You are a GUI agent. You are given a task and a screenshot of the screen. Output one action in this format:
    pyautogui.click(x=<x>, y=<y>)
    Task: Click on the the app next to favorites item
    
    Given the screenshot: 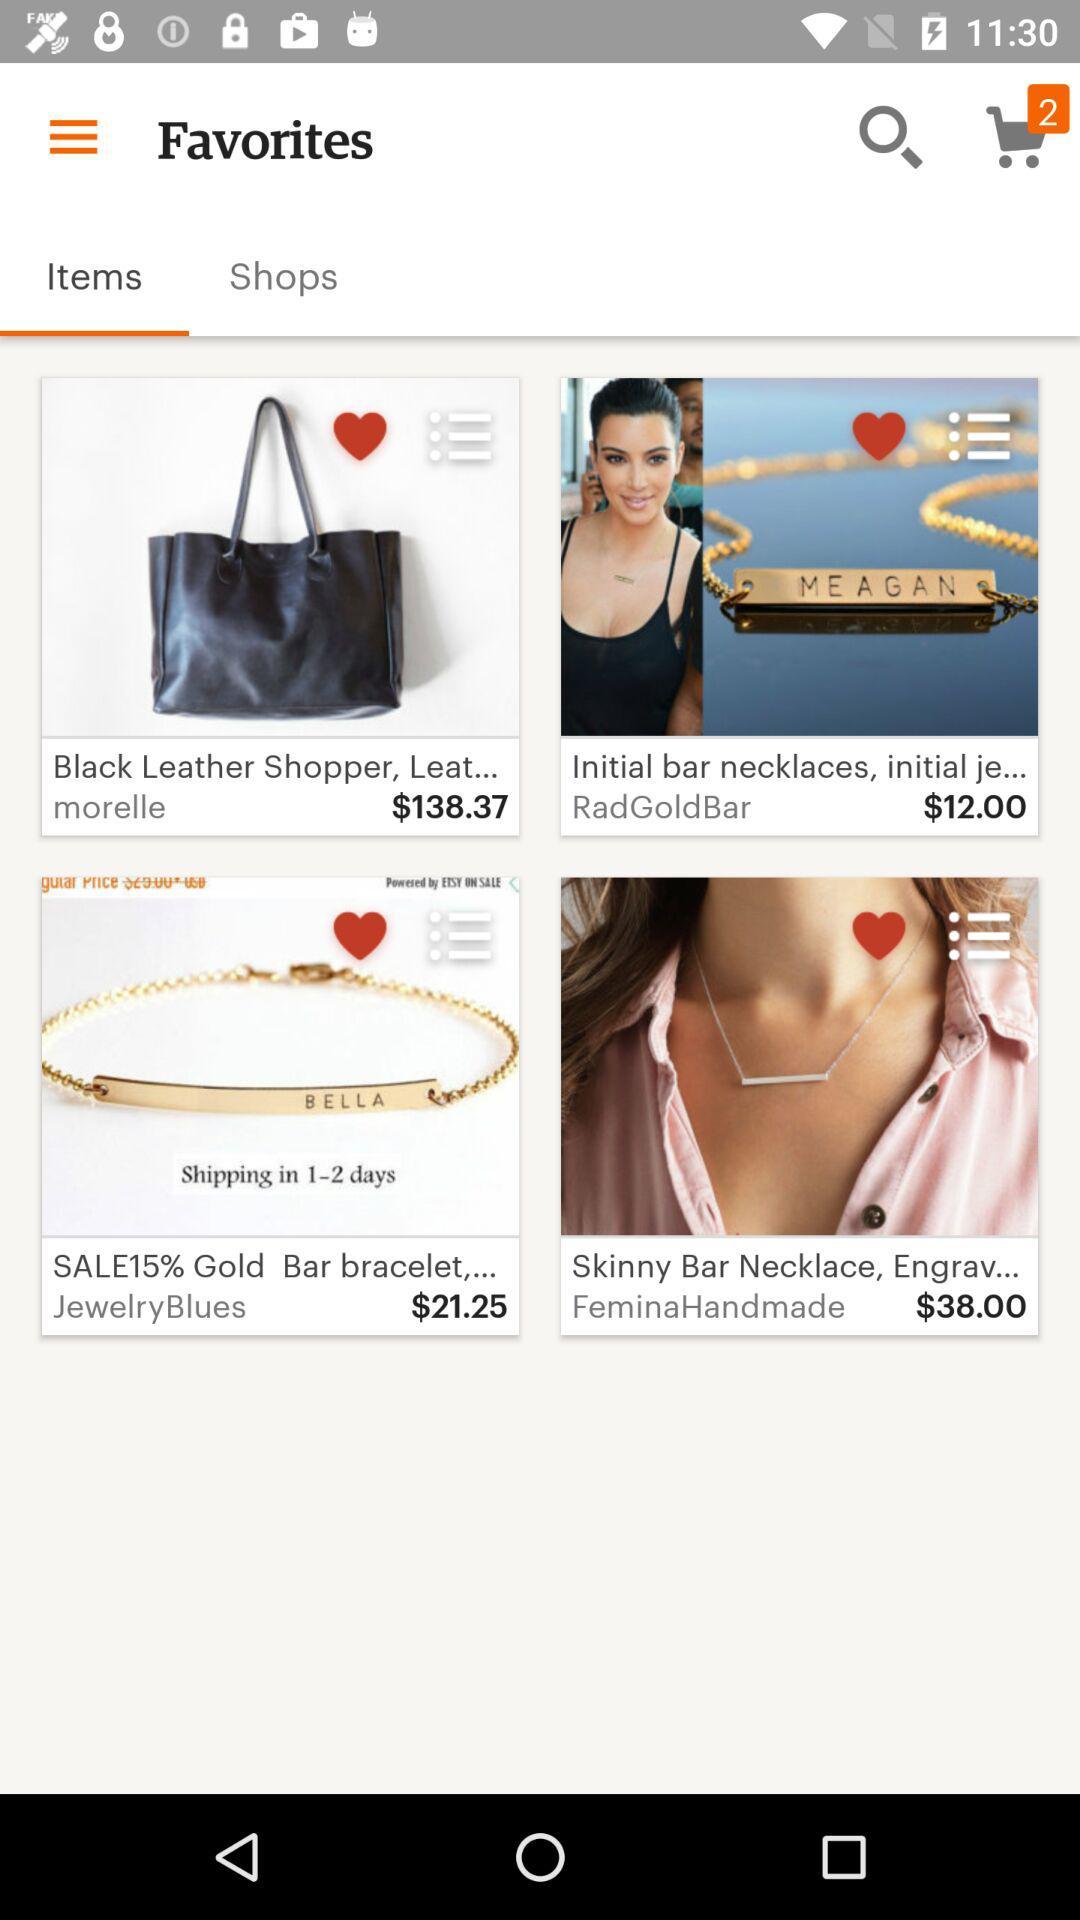 What is the action you would take?
    pyautogui.click(x=72, y=135)
    